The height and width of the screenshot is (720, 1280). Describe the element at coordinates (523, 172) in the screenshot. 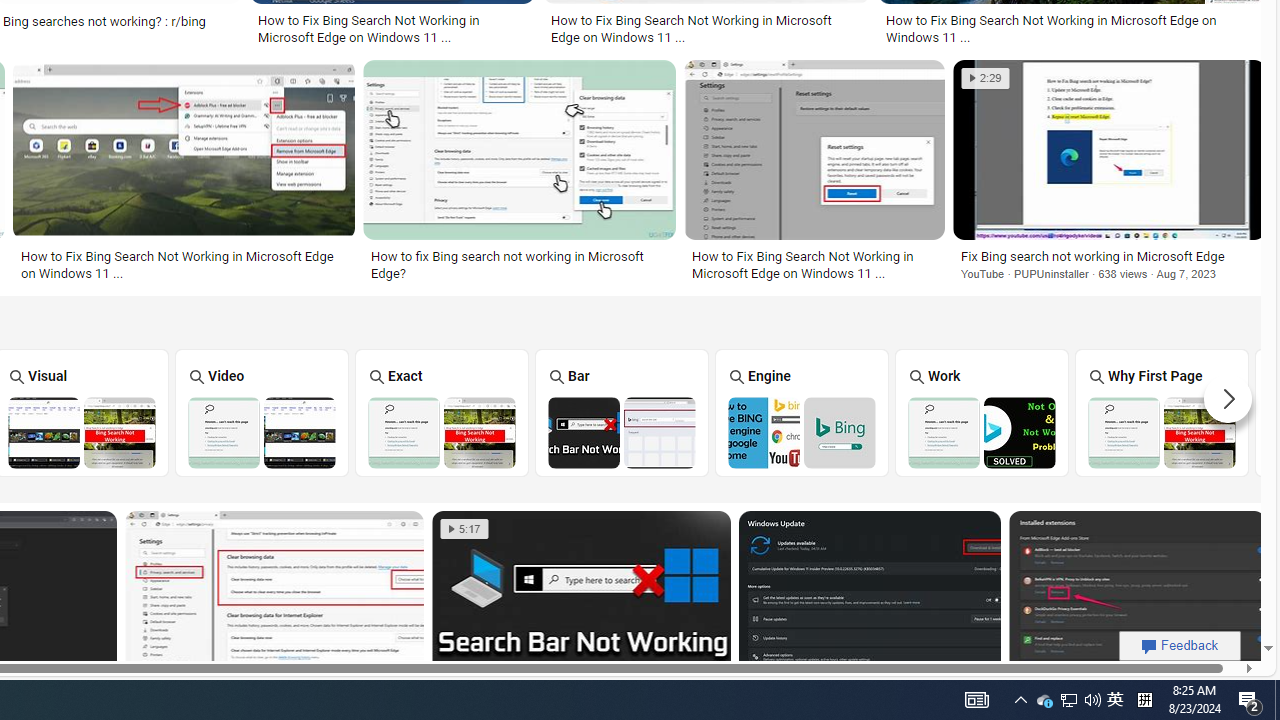

I see `'How to fix Bing search not working in Microsoft Edge?Save'` at that location.